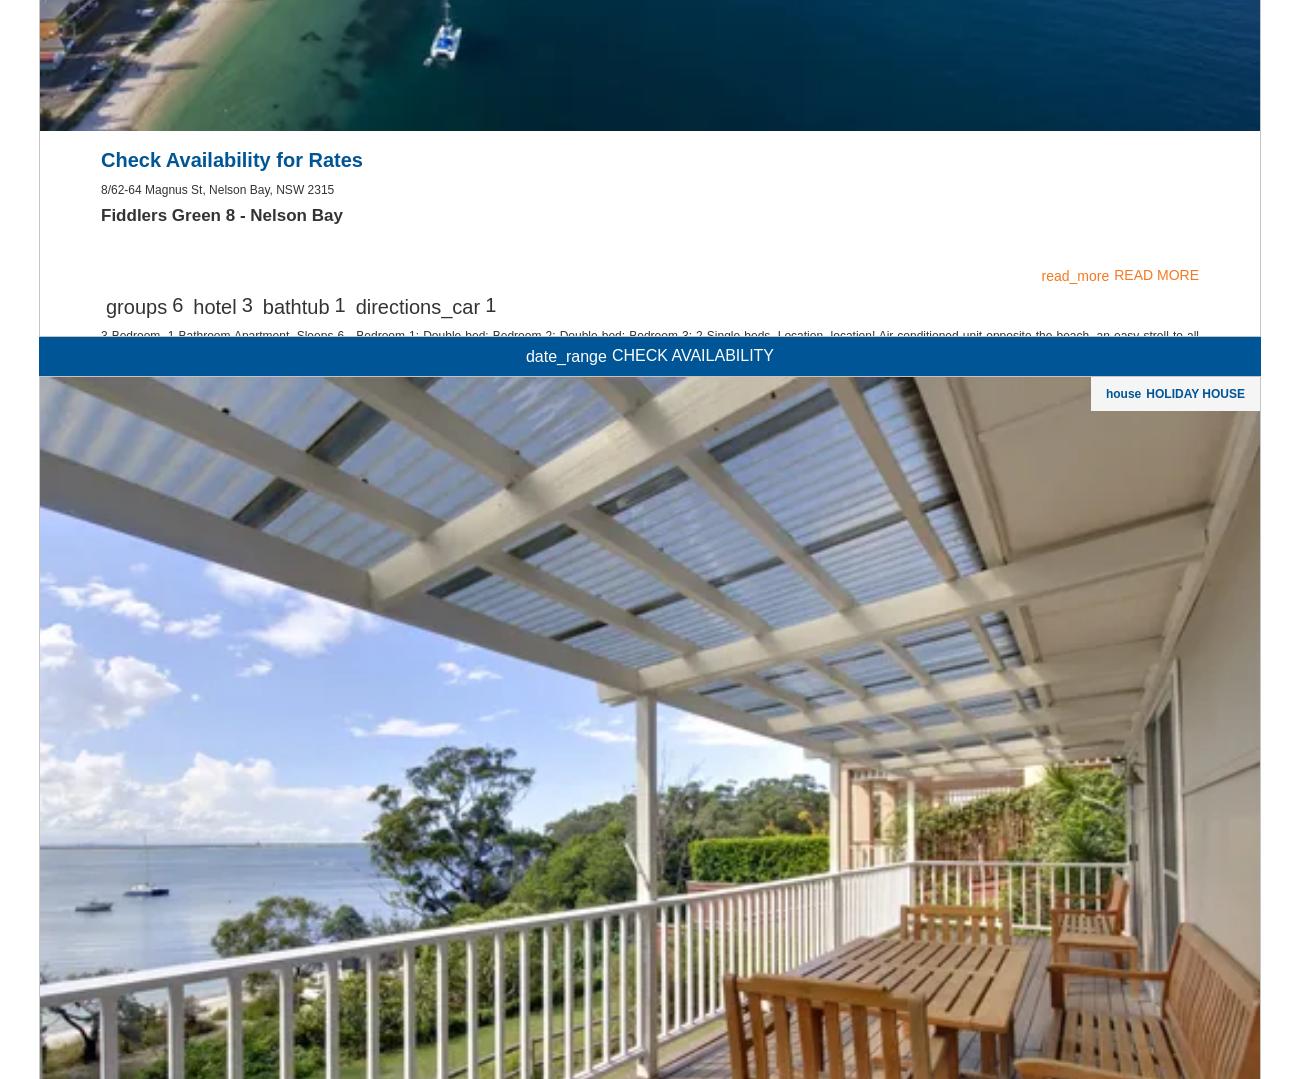 The height and width of the screenshot is (1079, 1300). What do you see at coordinates (670, 478) in the screenshot?
I see `'Subscribe'` at bounding box center [670, 478].